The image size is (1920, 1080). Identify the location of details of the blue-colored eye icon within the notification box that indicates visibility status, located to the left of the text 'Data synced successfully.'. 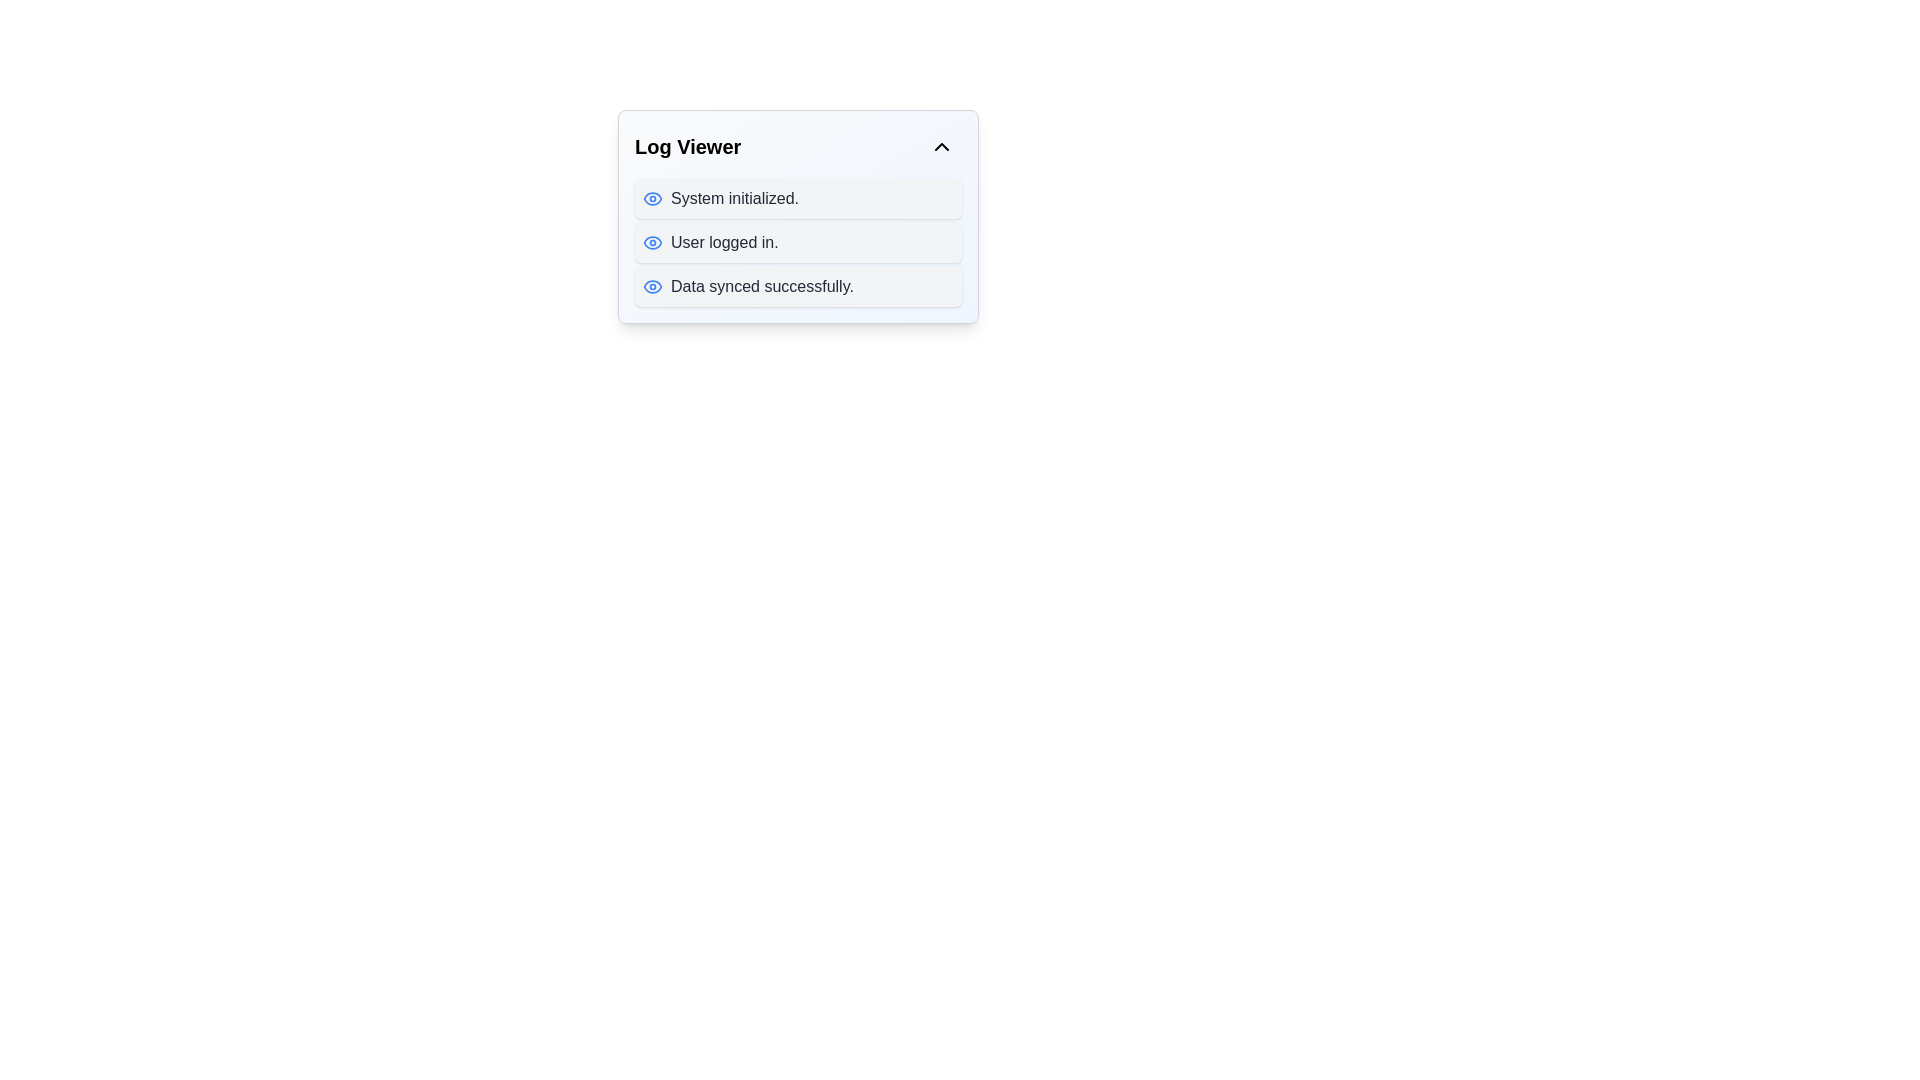
(652, 286).